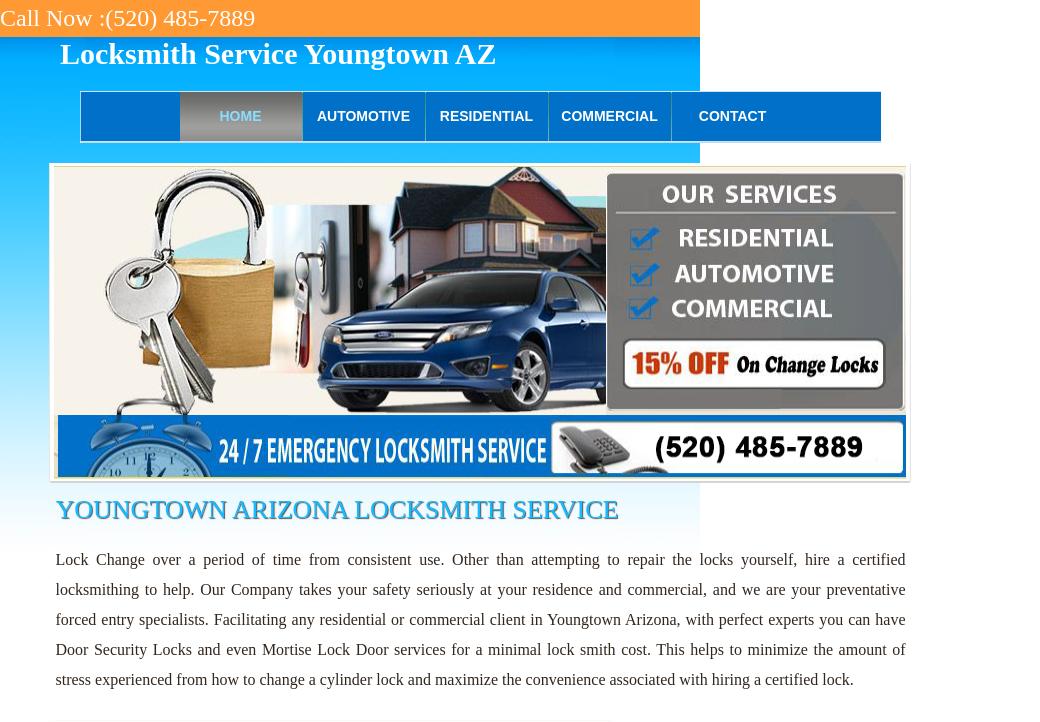  Describe the element at coordinates (54, 619) in the screenshot. I see `'Lock Change over a period of time from consistent use.  Other than attempting to repair the locks yourself, hire a certified locksmithing to help. Our Company takes your safety seriously at your residence and commercial, and we are your preventative forced entry specialists. Facilitating any residential or commercial client in Youngtown Arizona, with perfect experts you can have Door Security Locks and even Mortise Lock Door services for a minimal lock smith cost. This helps to minimize the amount of stress experienced from how to change a cylinder lock and maximize the convenience associated with hiring a certified lock.'` at that location.